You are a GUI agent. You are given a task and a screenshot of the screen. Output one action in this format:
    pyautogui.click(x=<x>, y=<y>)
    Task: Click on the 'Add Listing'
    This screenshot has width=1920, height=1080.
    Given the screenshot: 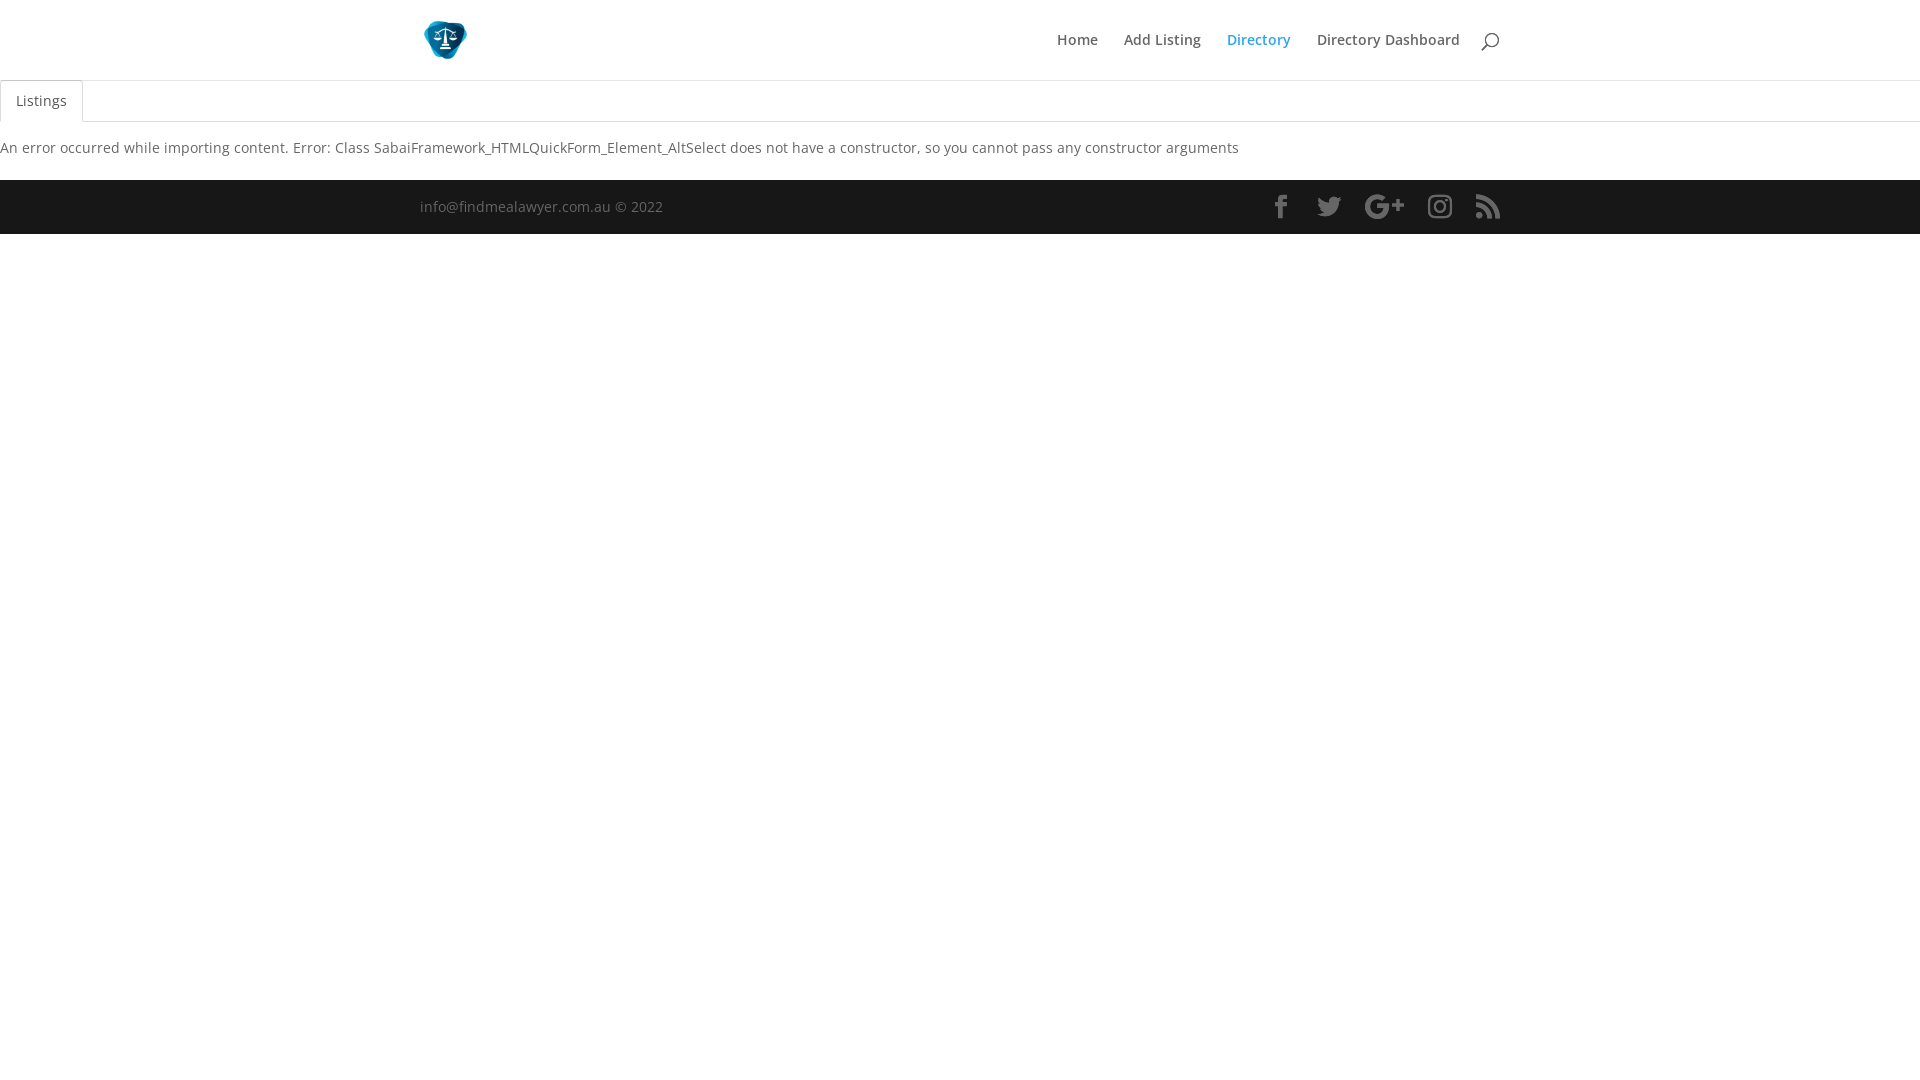 What is the action you would take?
    pyautogui.click(x=1162, y=55)
    